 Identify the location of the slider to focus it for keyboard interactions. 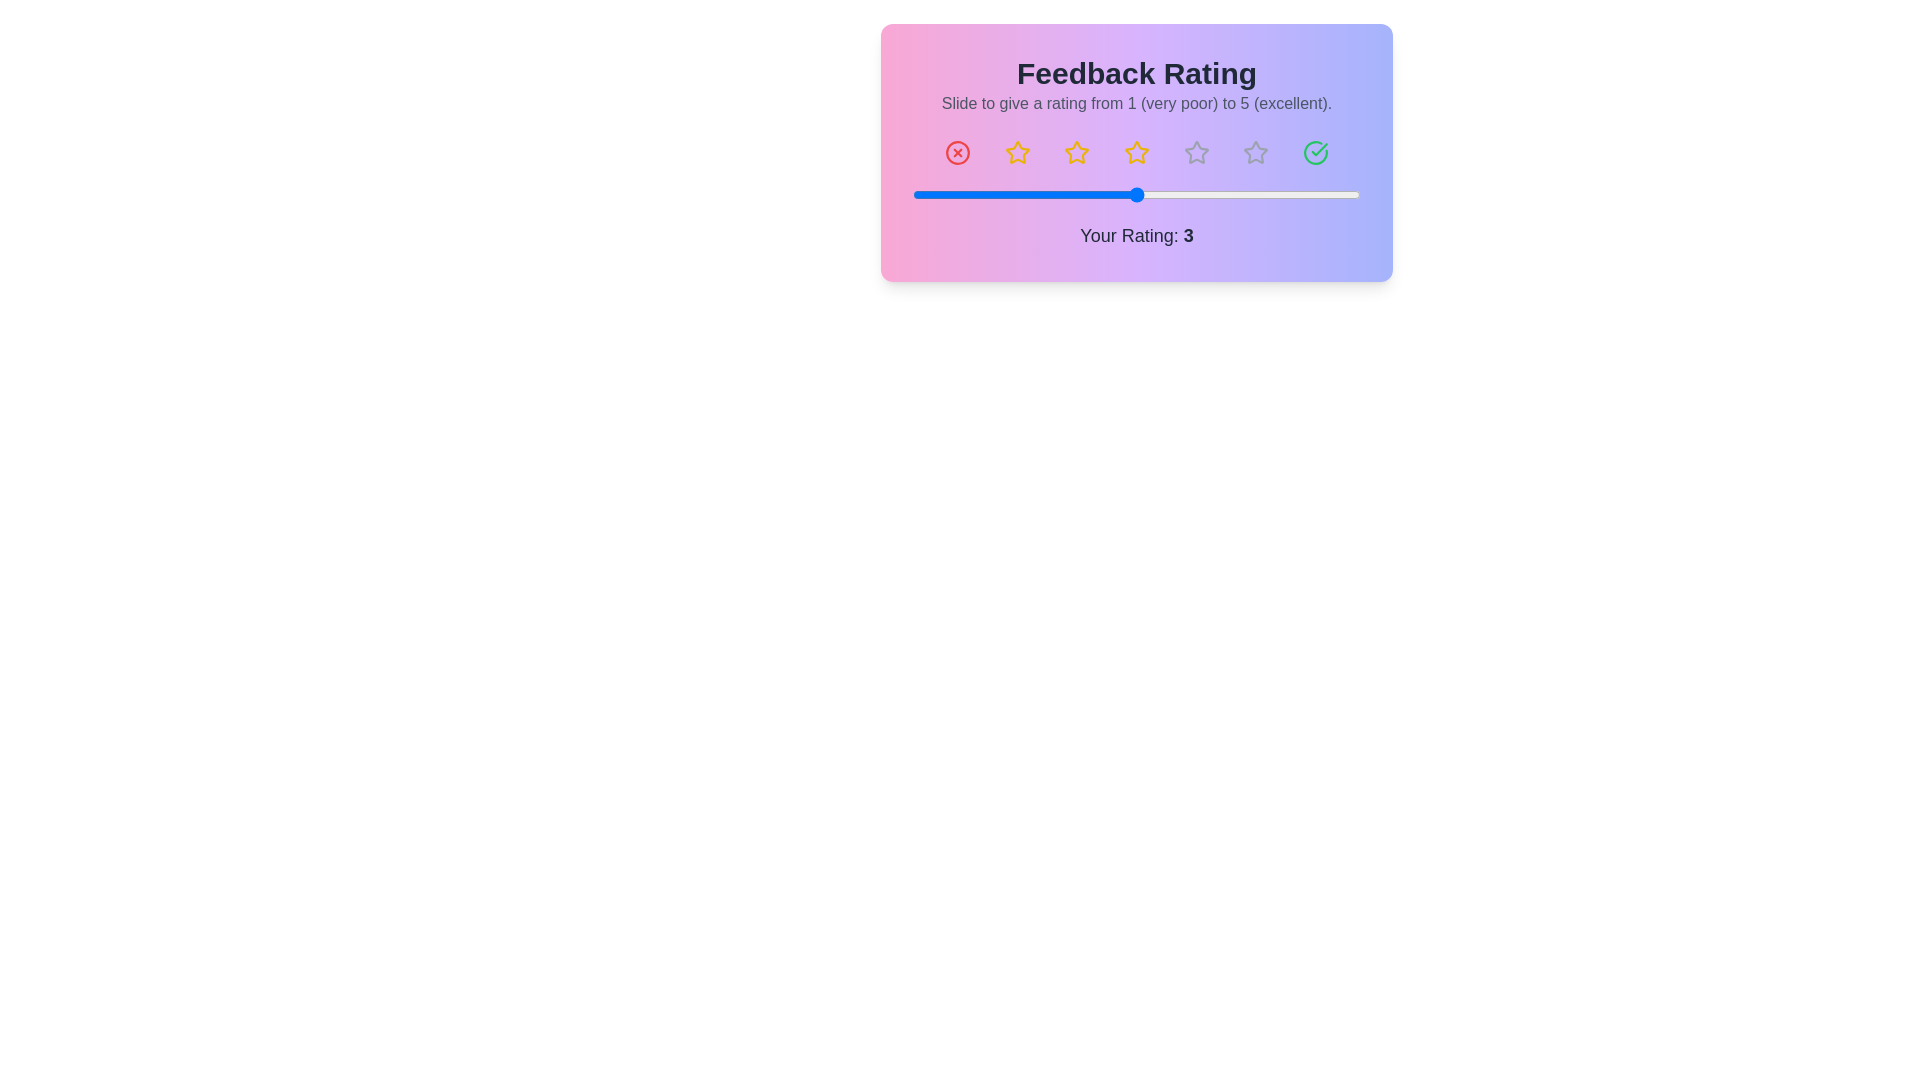
(1137, 195).